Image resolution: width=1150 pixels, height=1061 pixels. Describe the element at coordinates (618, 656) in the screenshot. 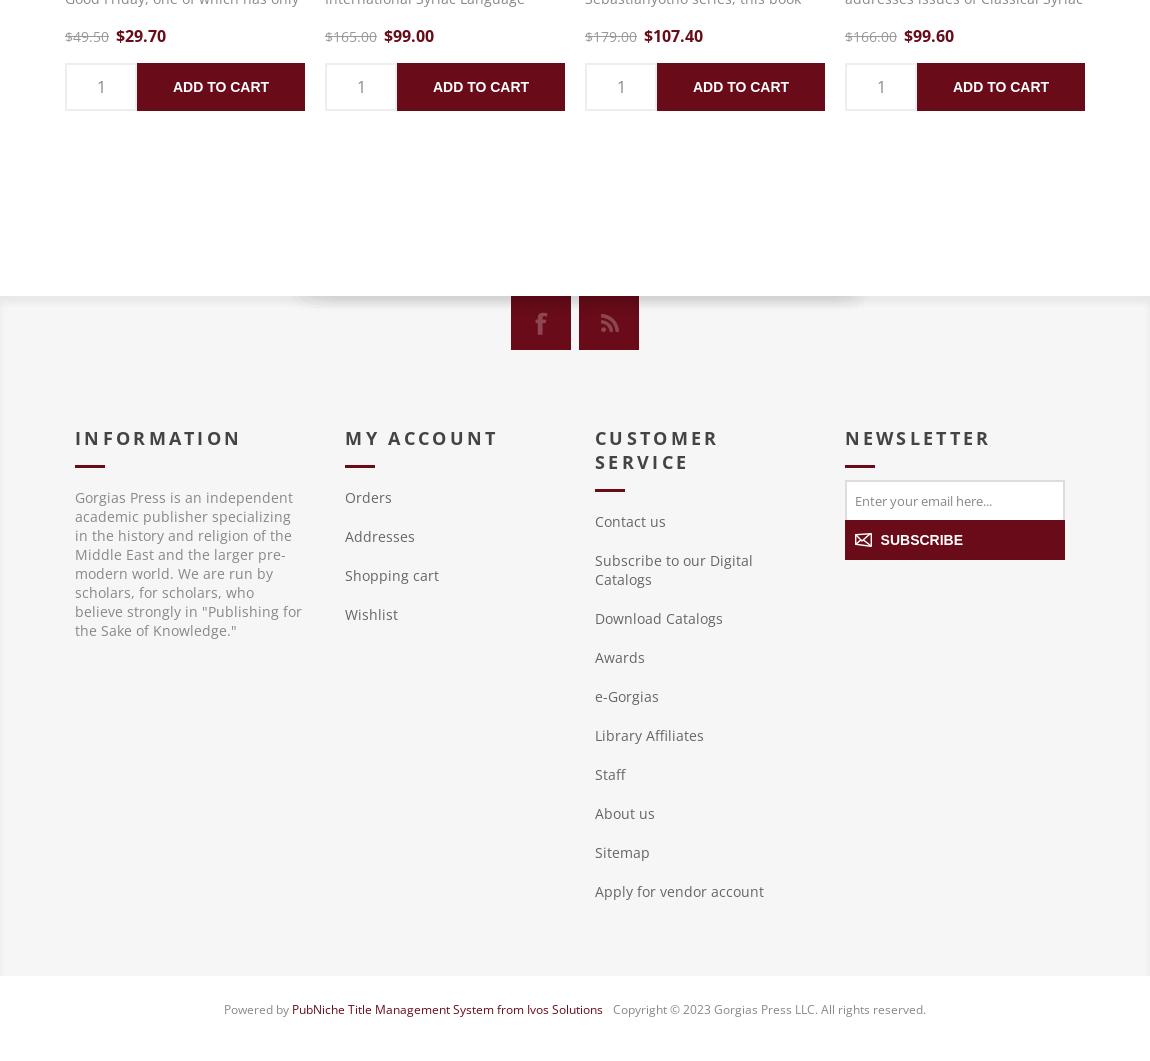

I see `'Awards'` at that location.